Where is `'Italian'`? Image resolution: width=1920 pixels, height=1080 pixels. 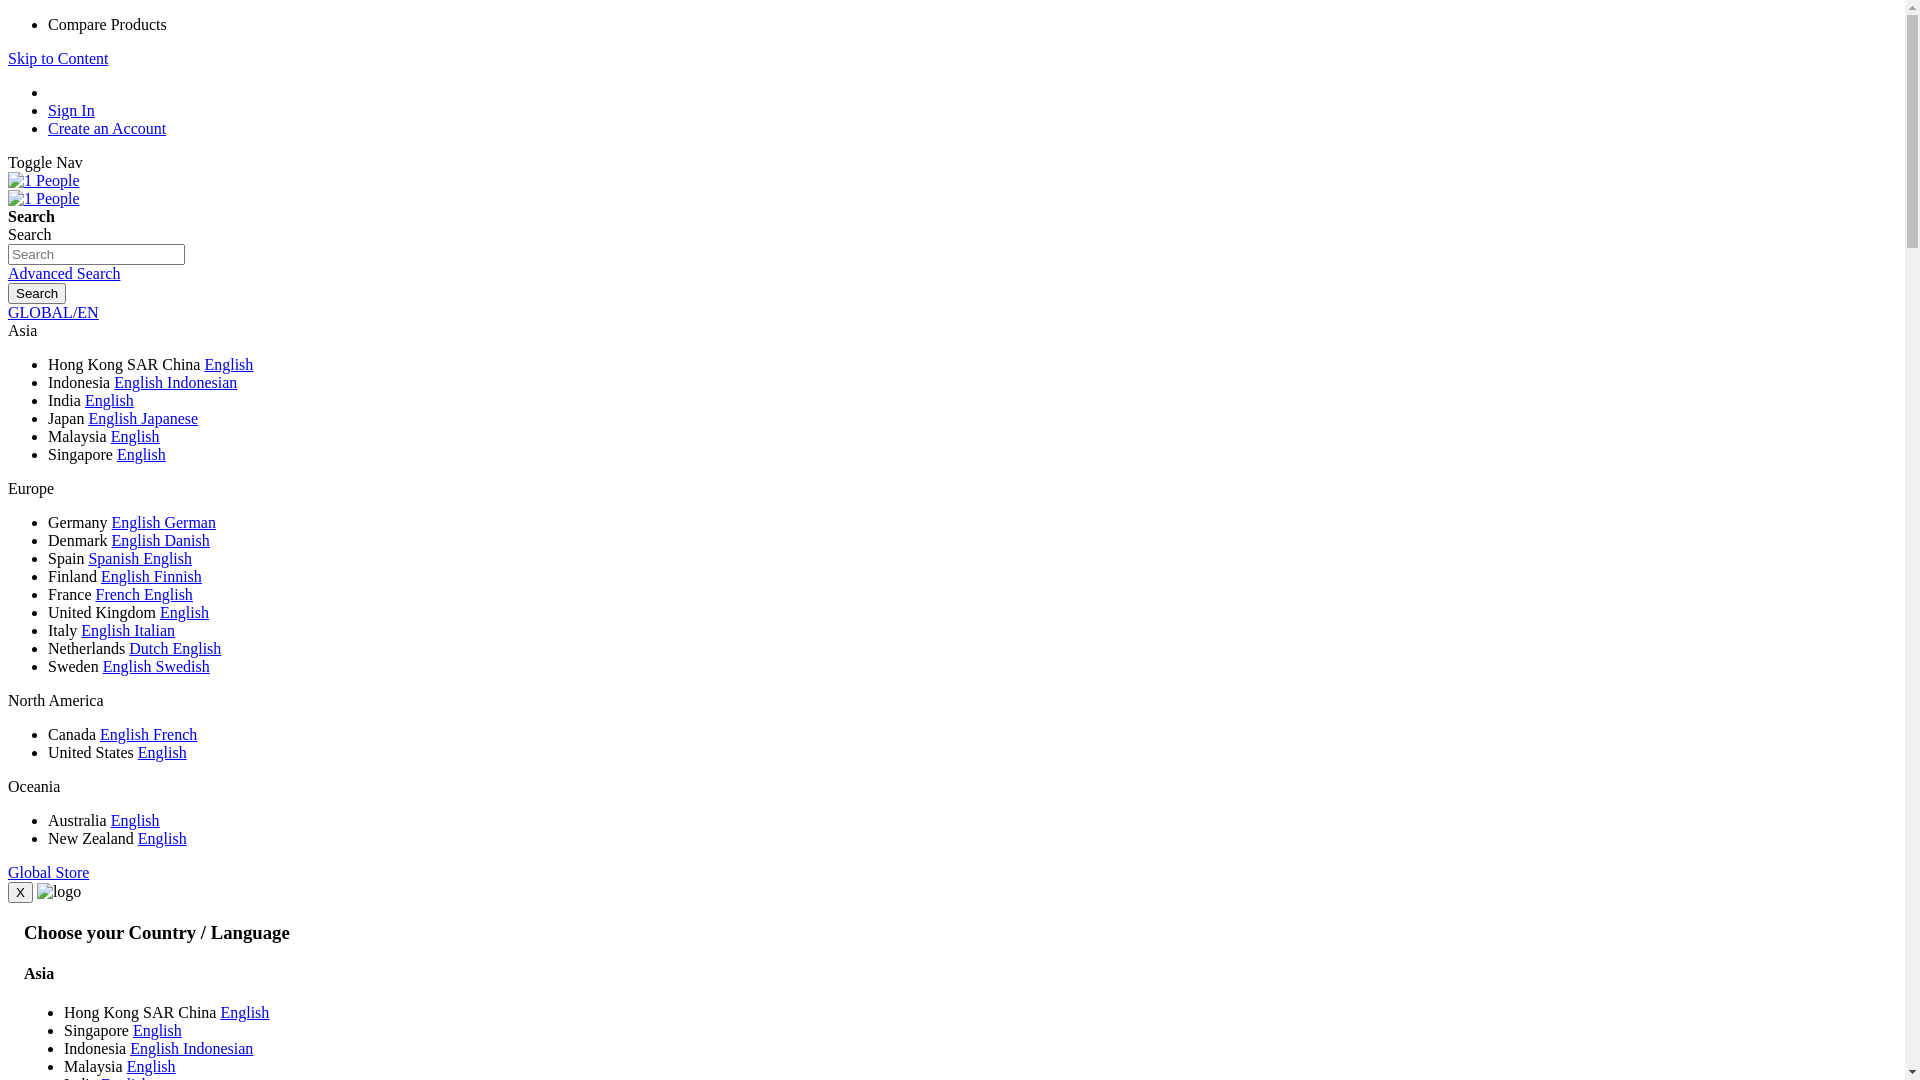 'Italian' is located at coordinates (153, 630).